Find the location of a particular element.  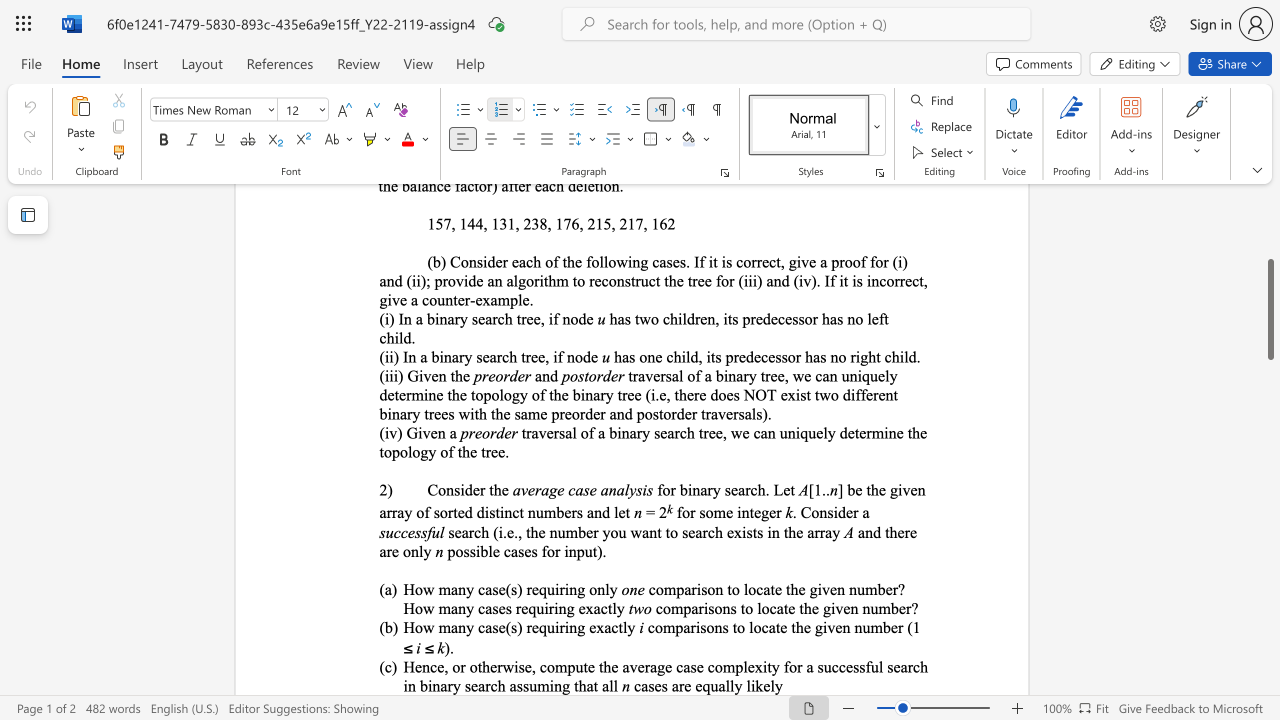

the 3th character "l" in the text is located at coordinates (610, 685).